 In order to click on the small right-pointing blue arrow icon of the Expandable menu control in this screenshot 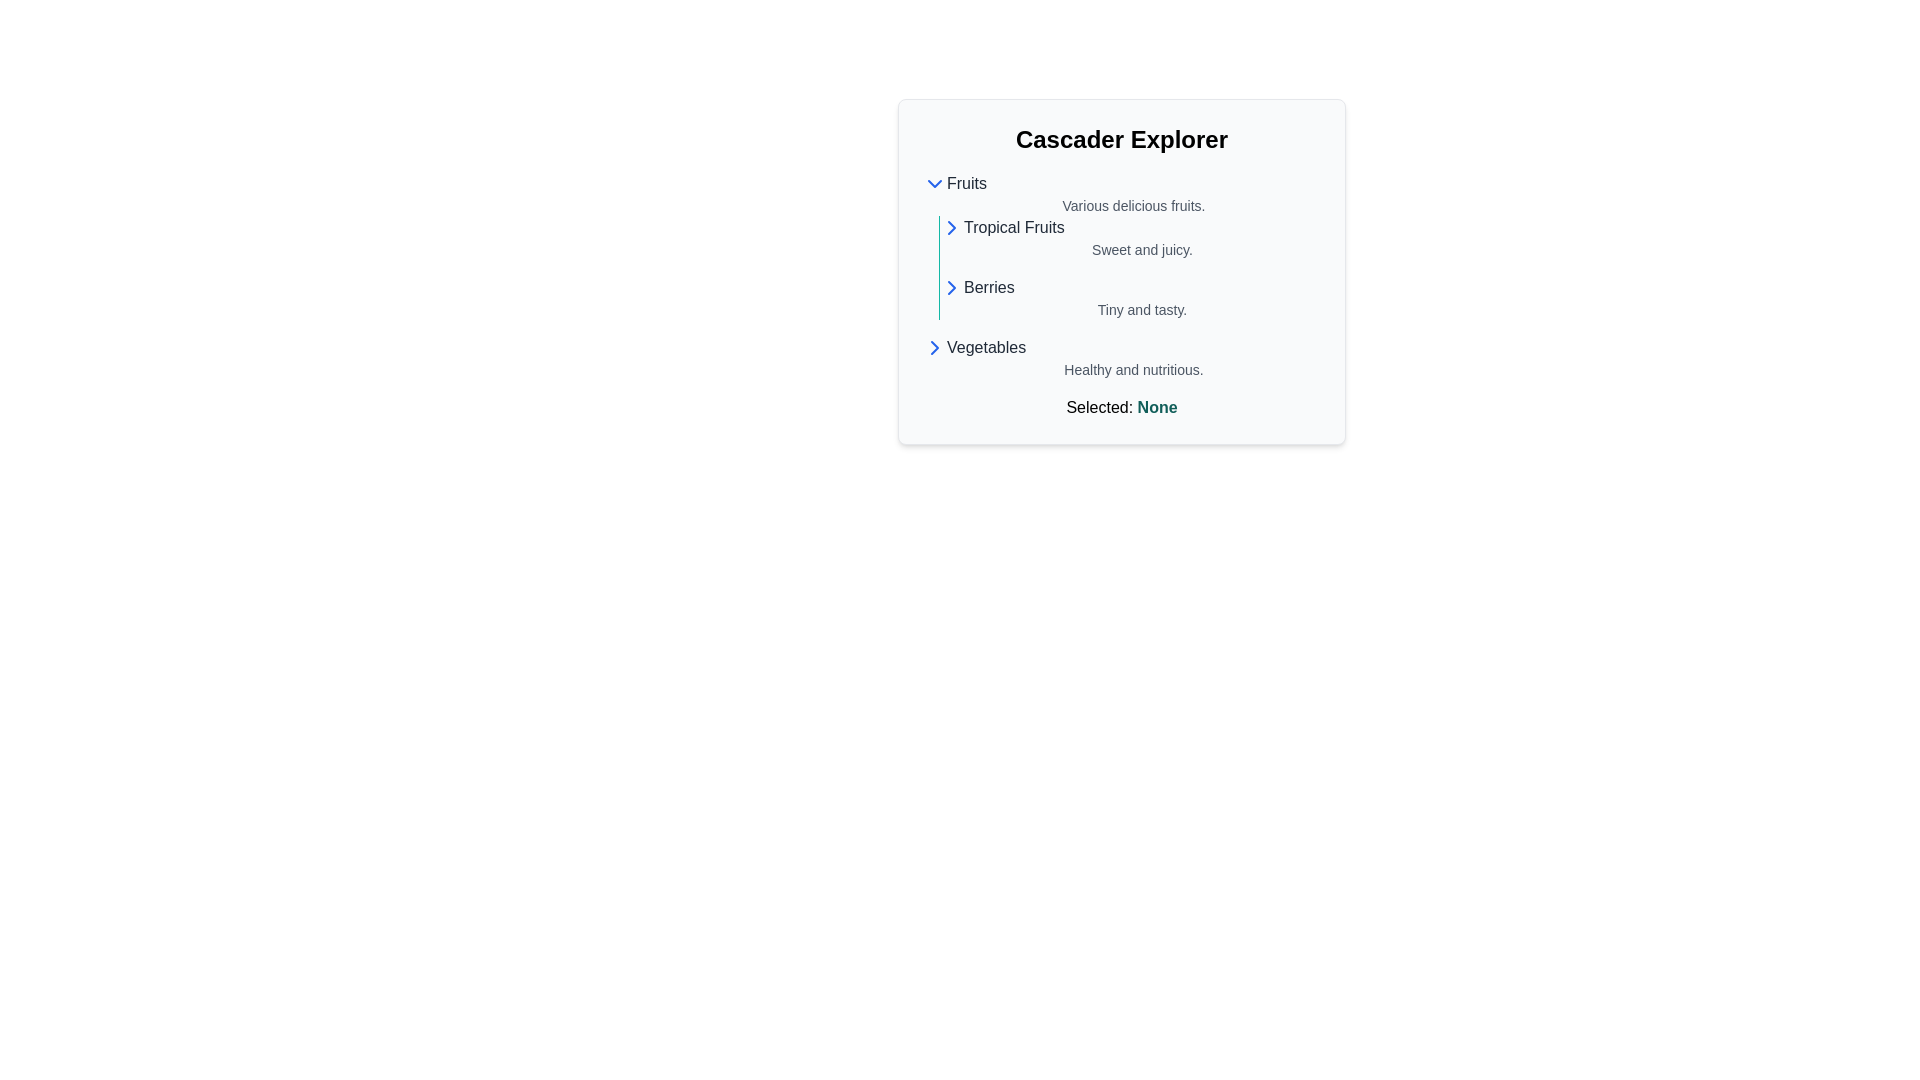, I will do `click(934, 346)`.